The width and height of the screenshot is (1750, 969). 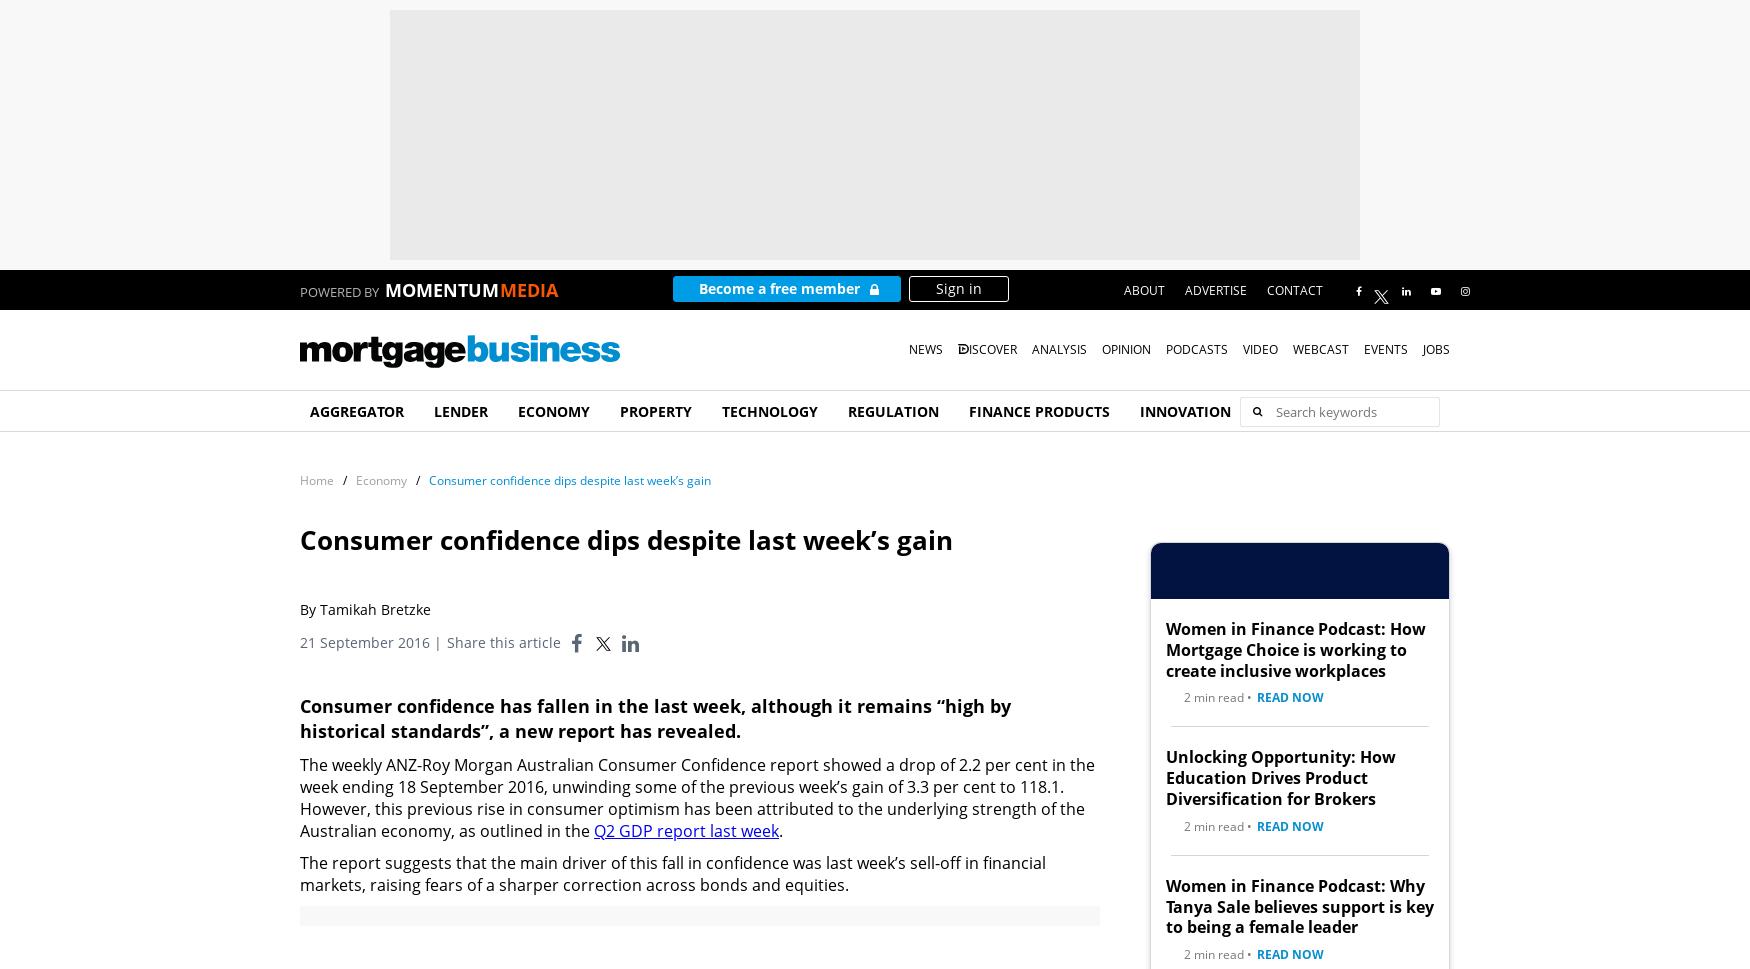 What do you see at coordinates (685, 830) in the screenshot?
I see `'Q2 GDP report last week'` at bounding box center [685, 830].